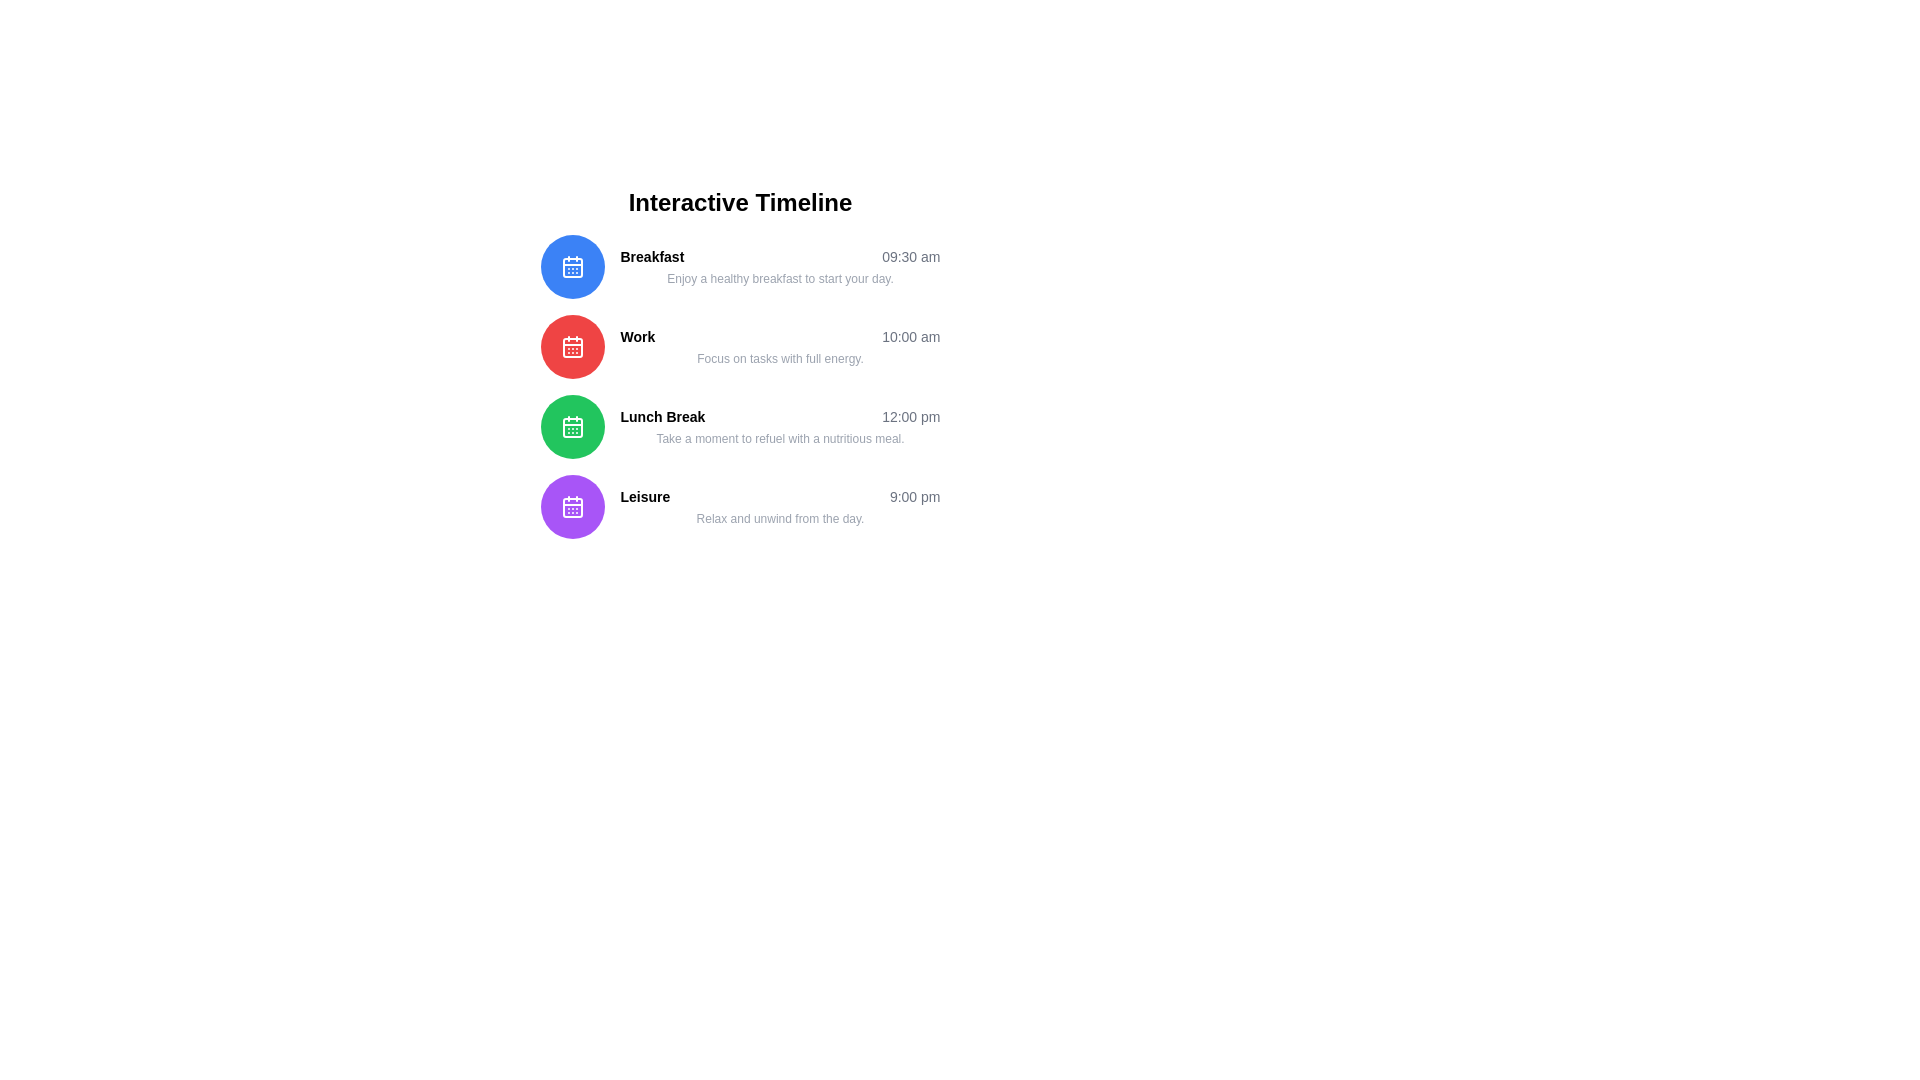 The height and width of the screenshot is (1080, 1920). I want to click on the second circle icon badge located to the left of the 'Work' text, which indicates an event or task related to the 'Work' section, so click(571, 346).